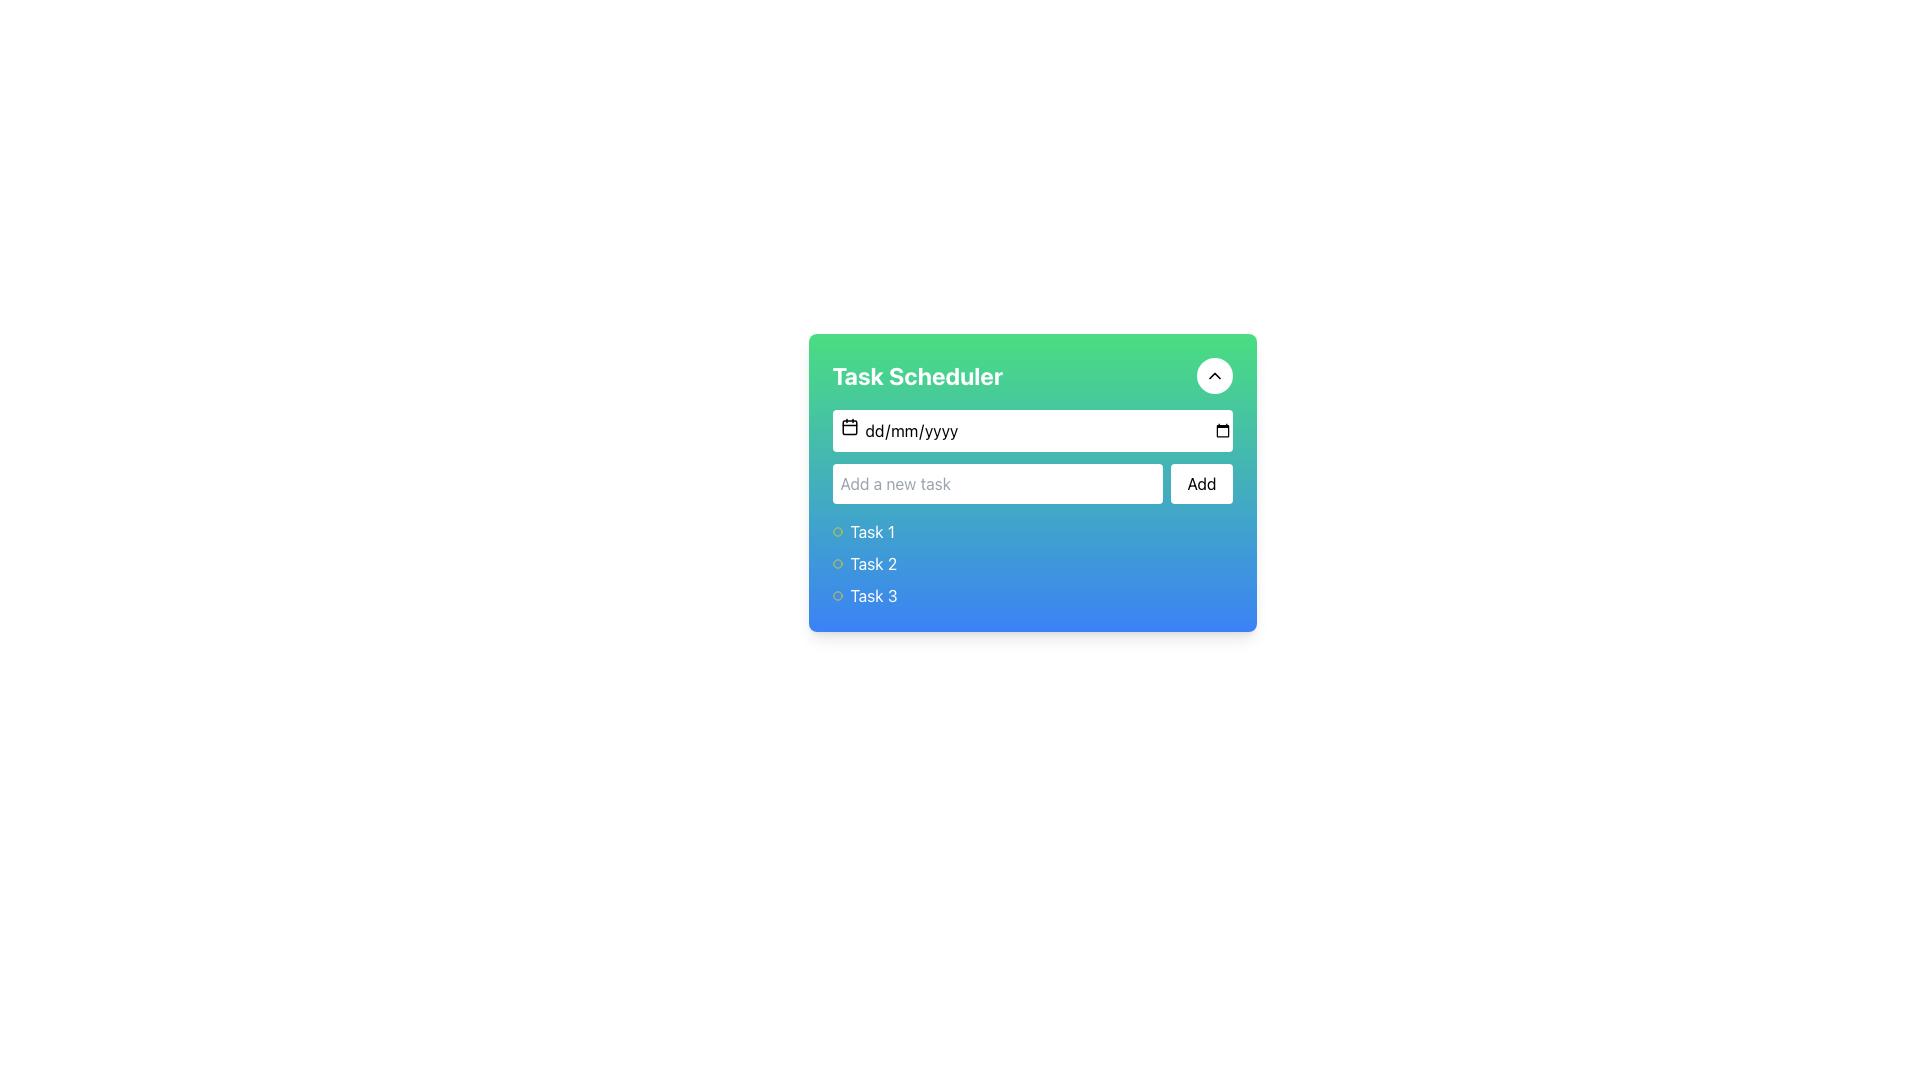  Describe the element at coordinates (1032, 563) in the screenshot. I see `on the list item labeled 'Task 2', which is the second item in a vertical task list under the 'Task Scheduler' section` at that location.